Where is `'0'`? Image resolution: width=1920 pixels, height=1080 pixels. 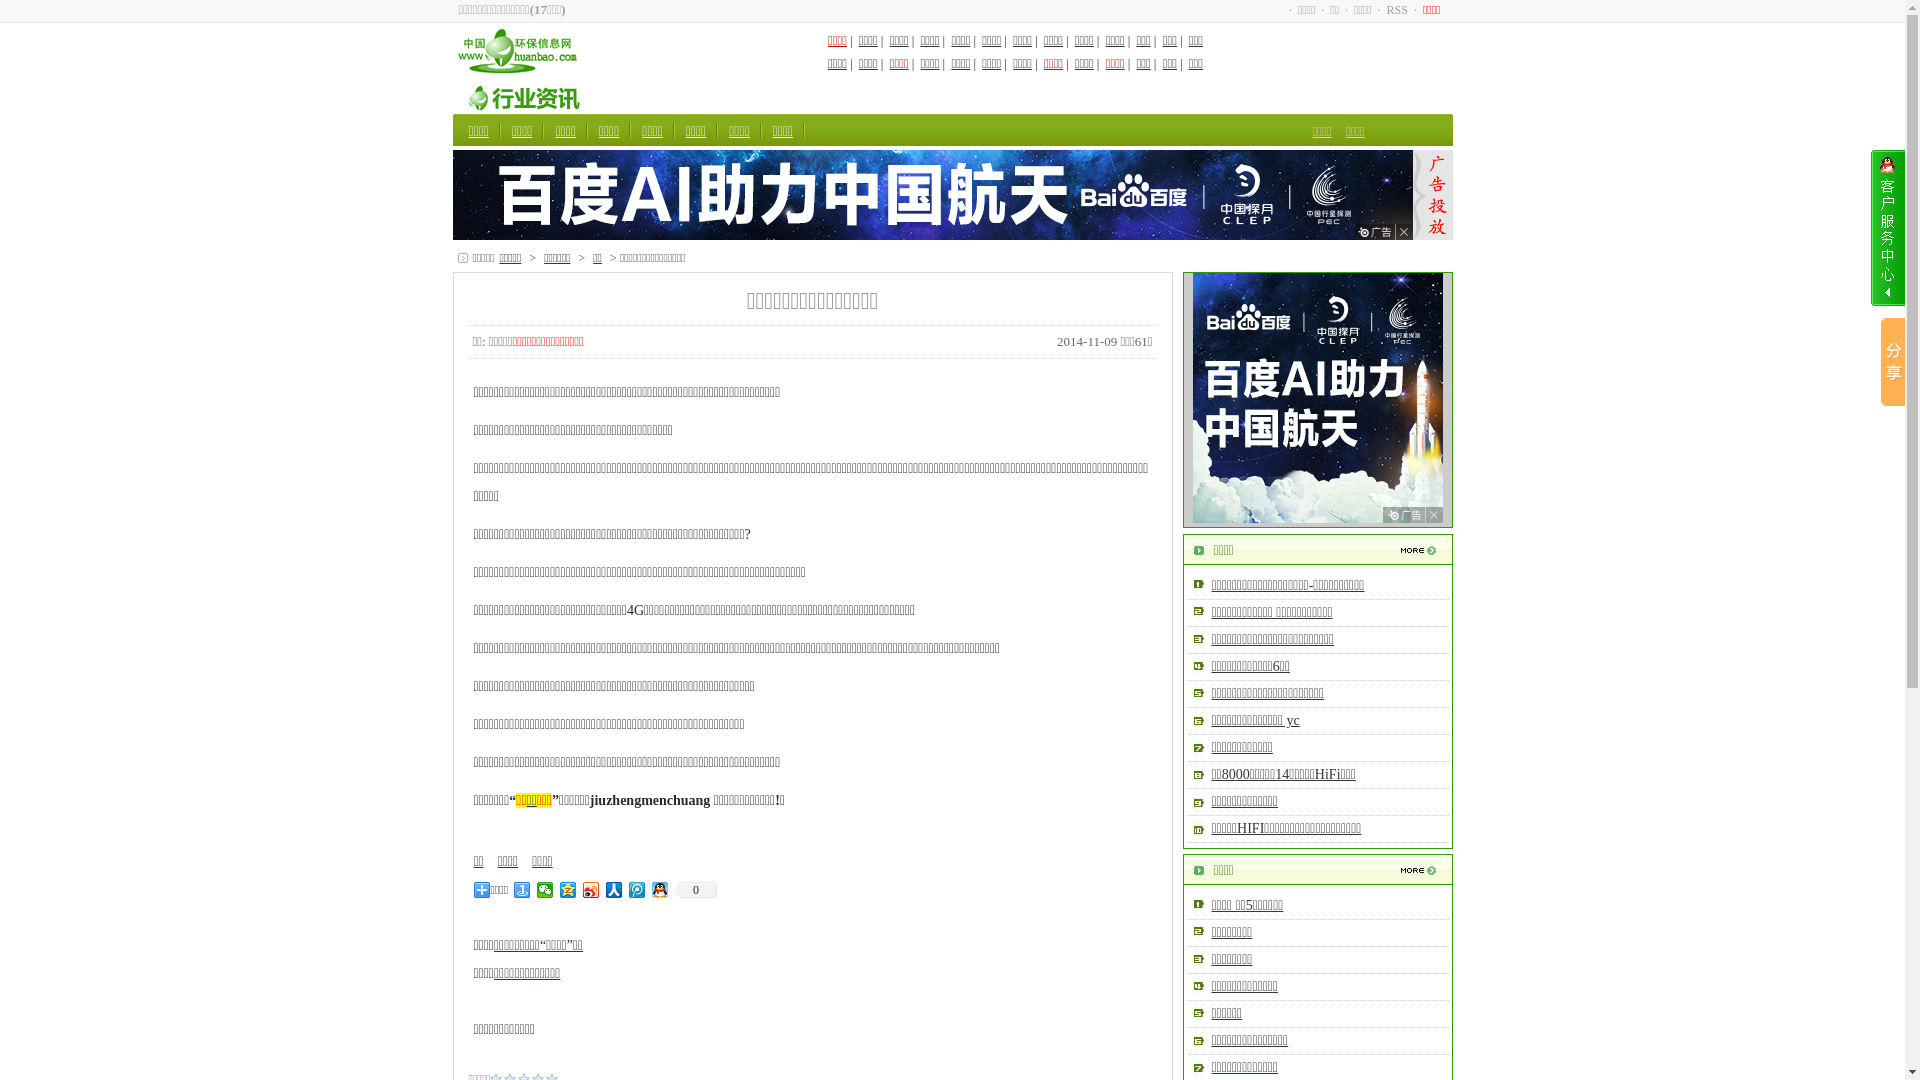 '0' is located at coordinates (696, 889).